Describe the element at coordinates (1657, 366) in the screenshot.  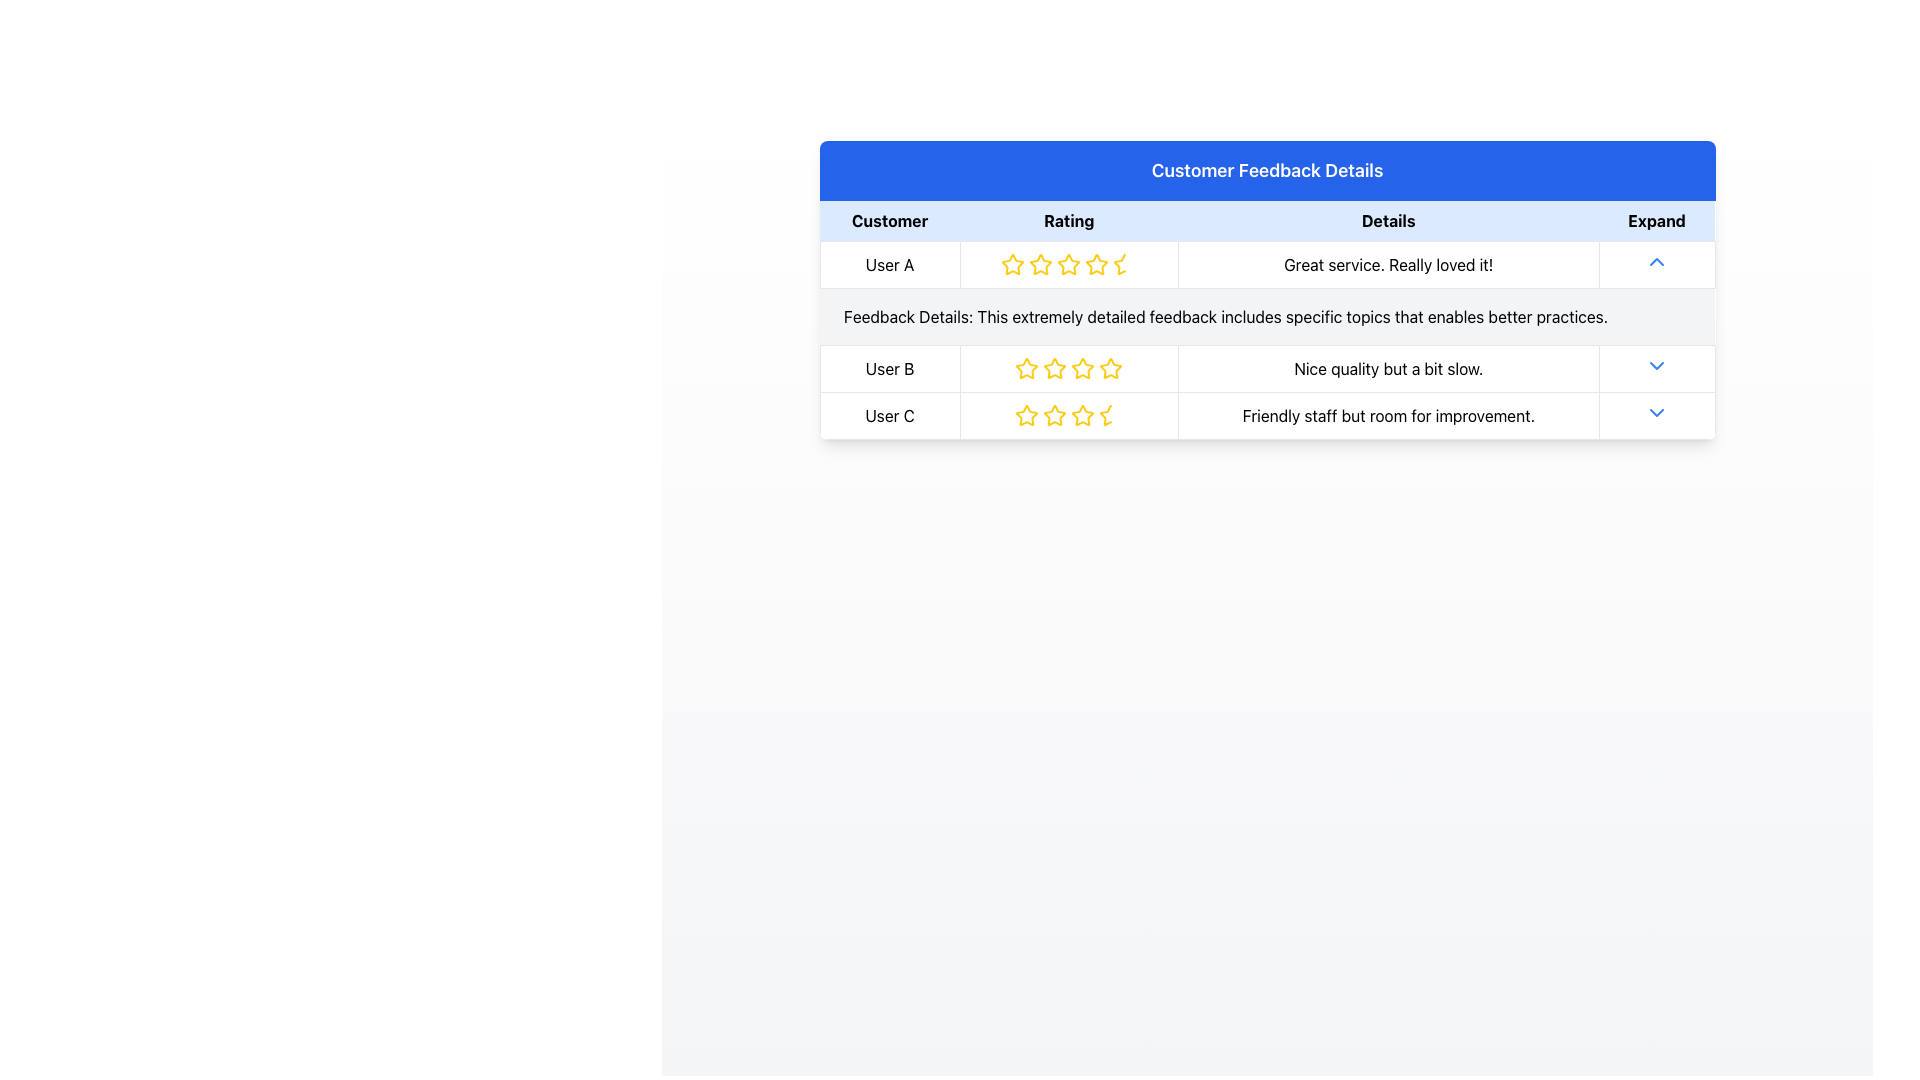
I see `the chevron icon in the 'Expand' column of the 'User B' row in the 'Customer Feedback Details' table` at that location.